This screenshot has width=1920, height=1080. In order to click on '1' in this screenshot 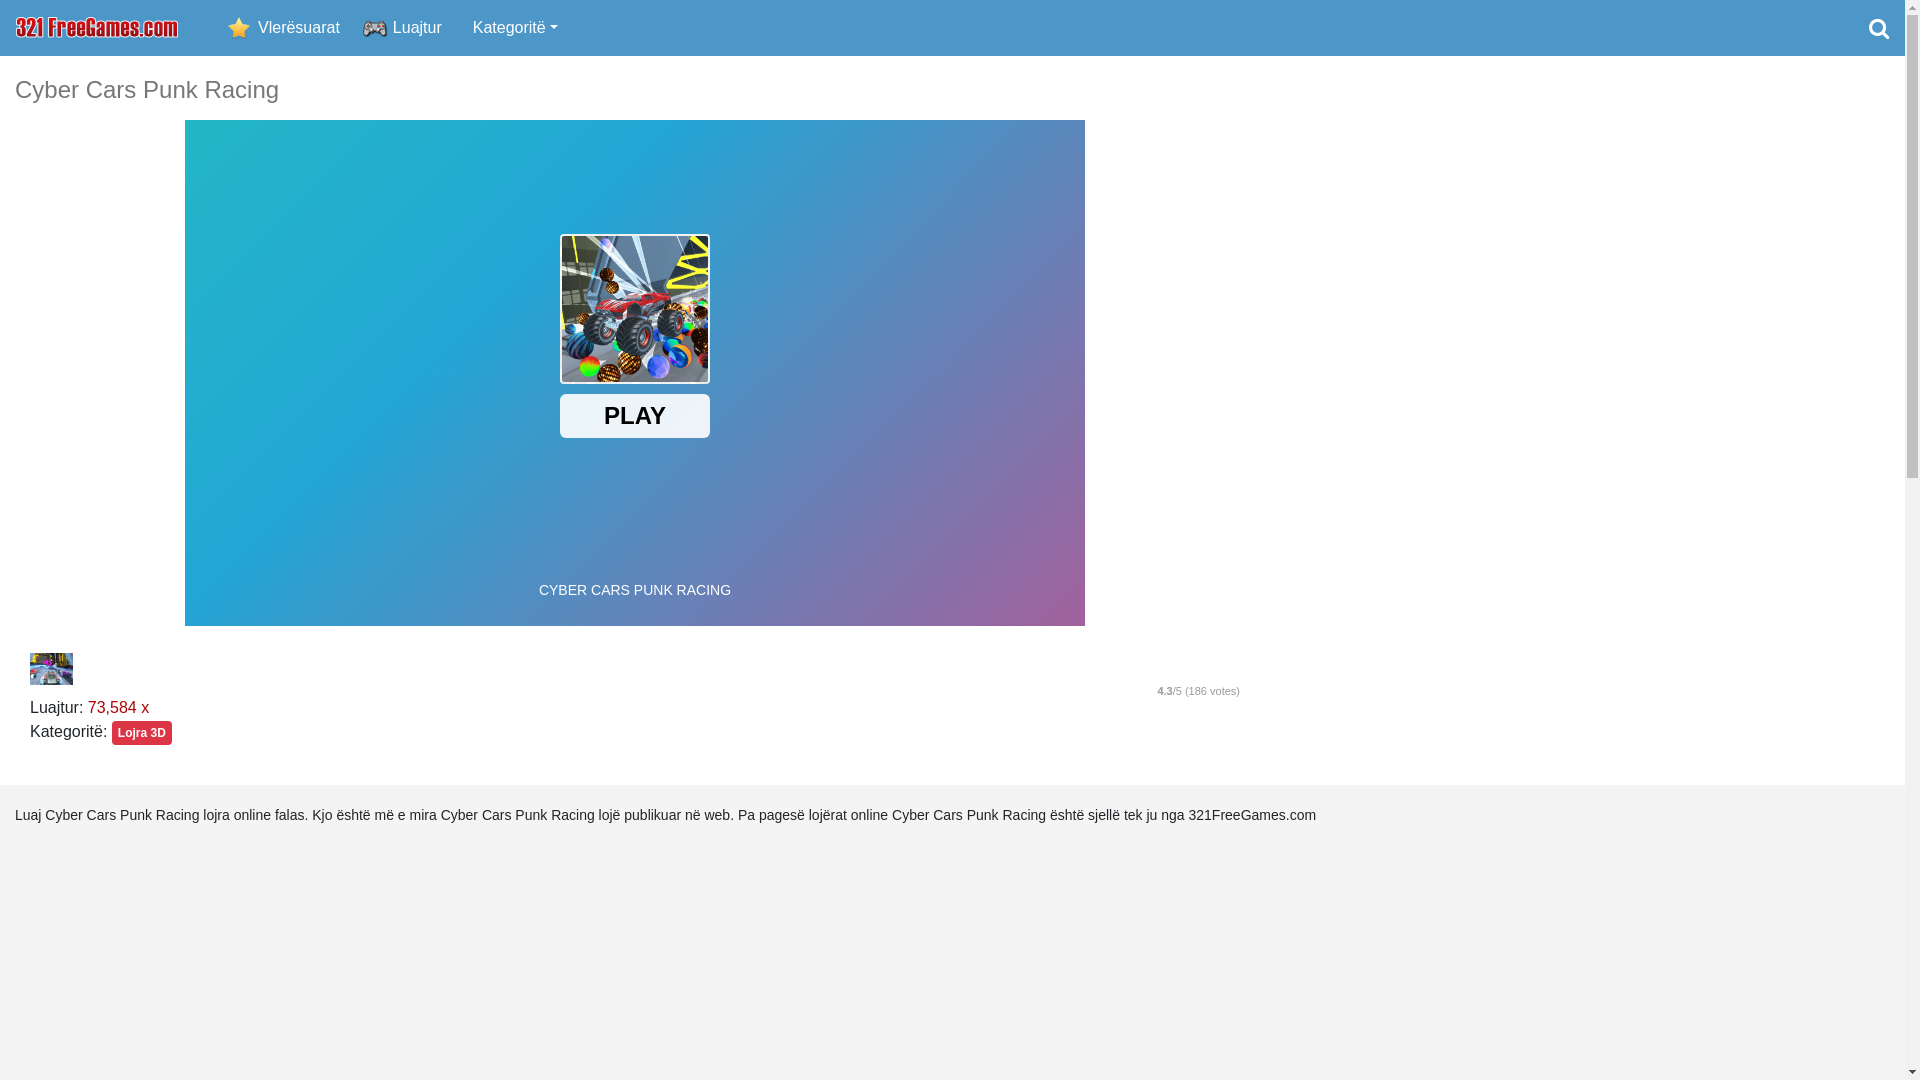, I will do `click(1103, 667)`.